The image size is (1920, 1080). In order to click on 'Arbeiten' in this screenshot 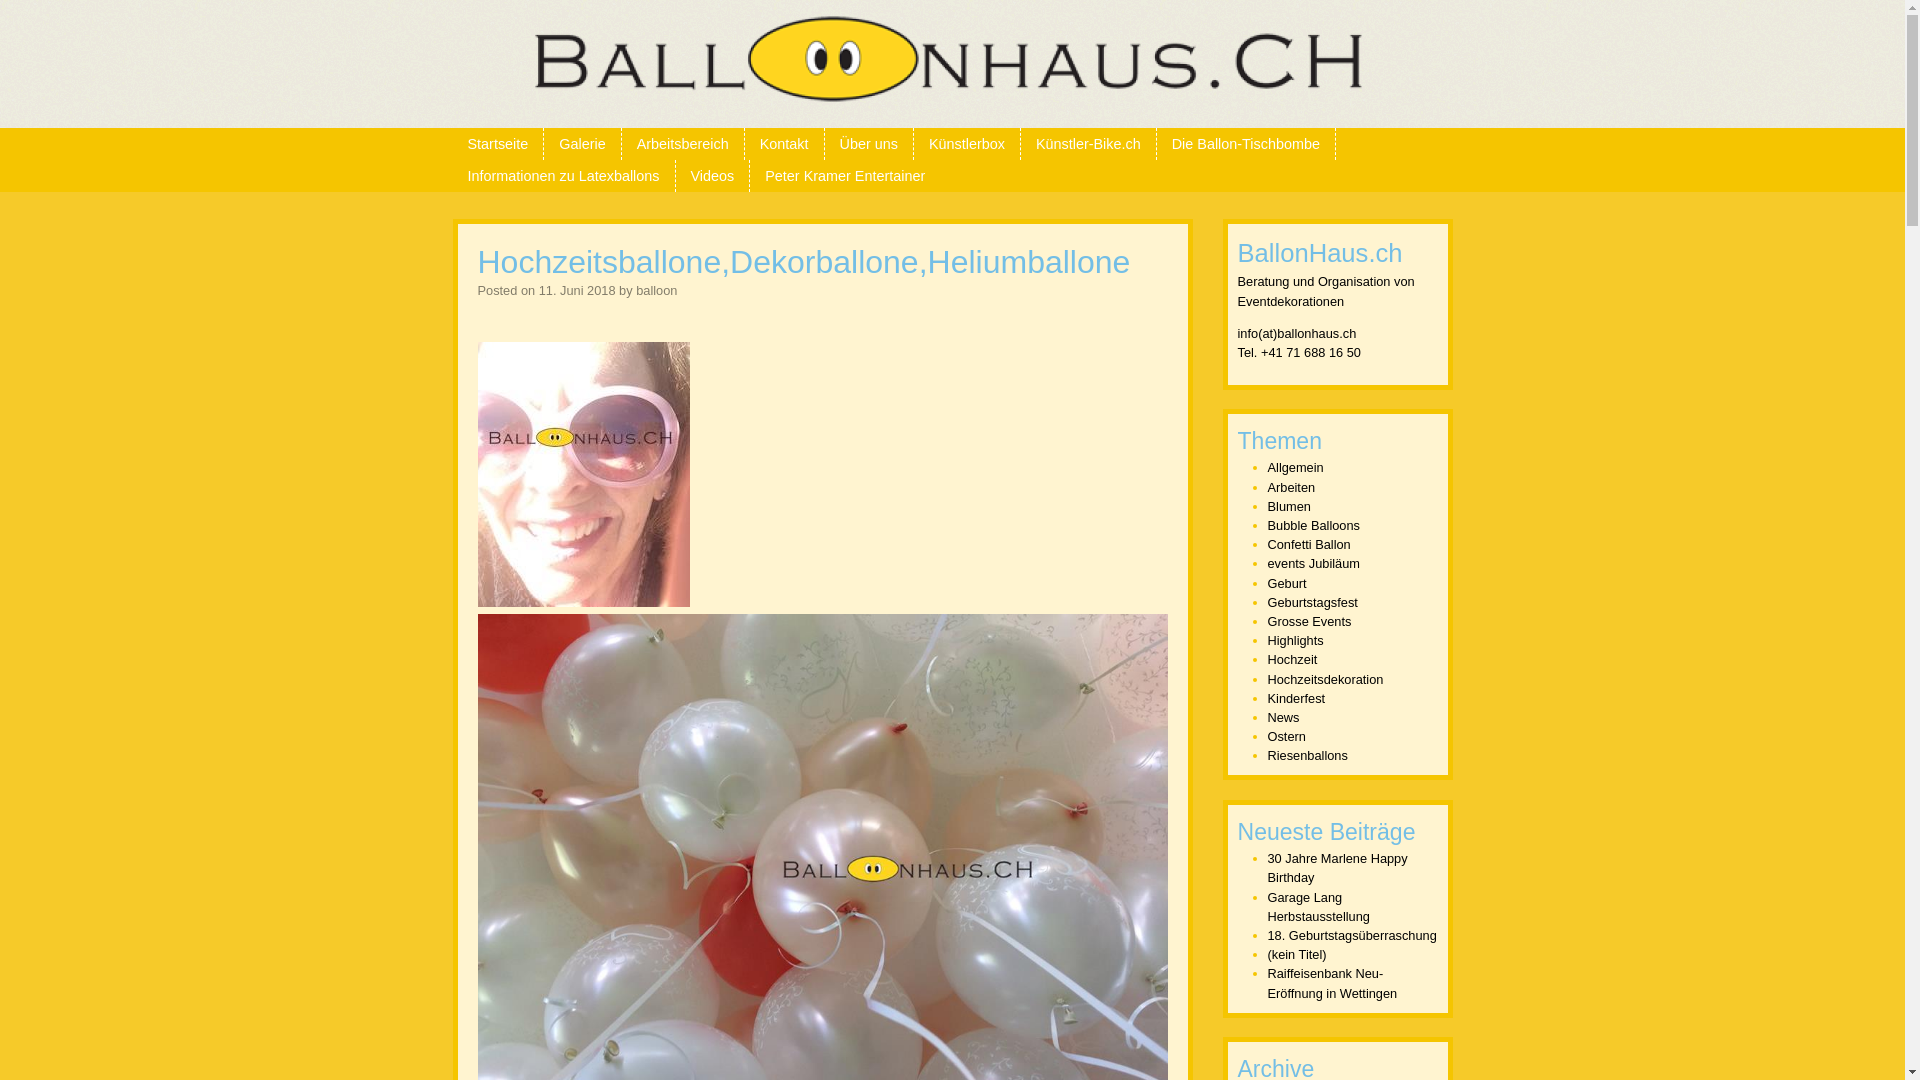, I will do `click(1266, 487)`.